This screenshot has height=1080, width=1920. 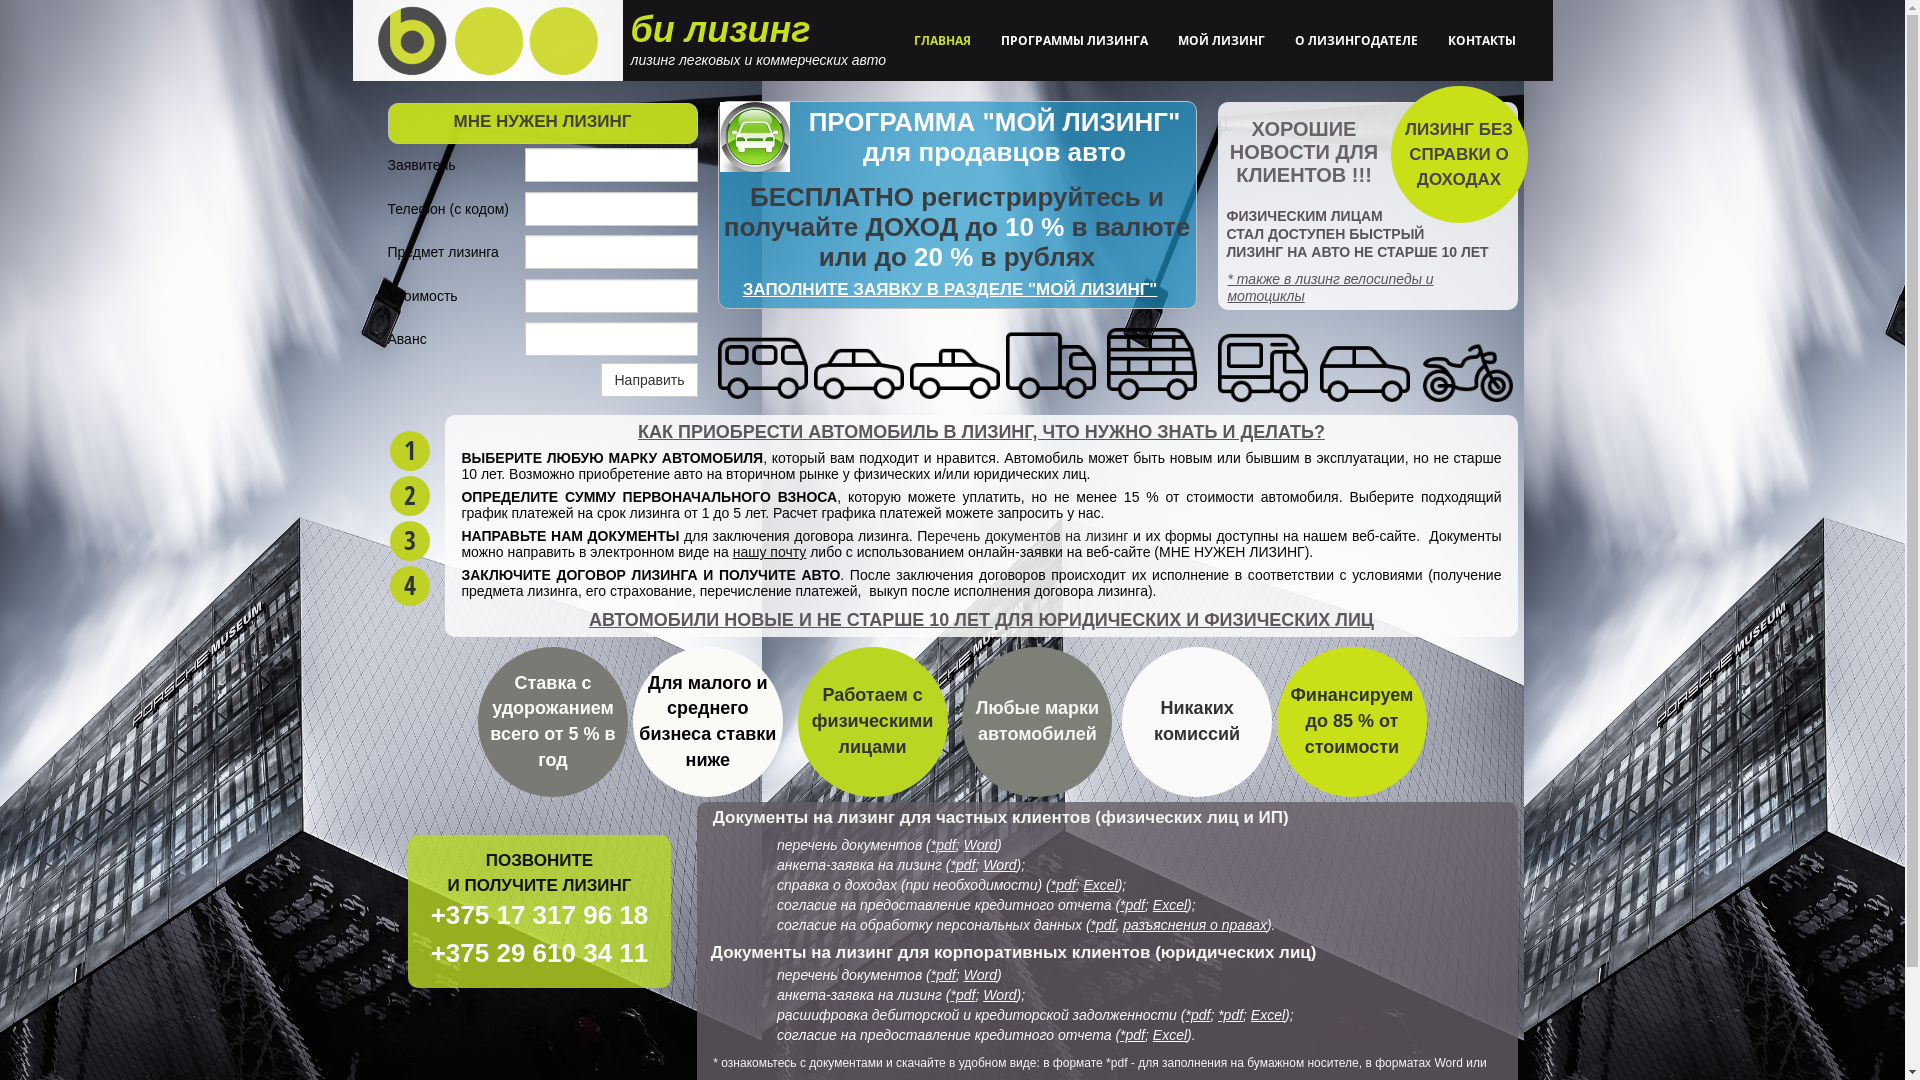 What do you see at coordinates (1132, 905) in the screenshot?
I see `'*pdf'` at bounding box center [1132, 905].